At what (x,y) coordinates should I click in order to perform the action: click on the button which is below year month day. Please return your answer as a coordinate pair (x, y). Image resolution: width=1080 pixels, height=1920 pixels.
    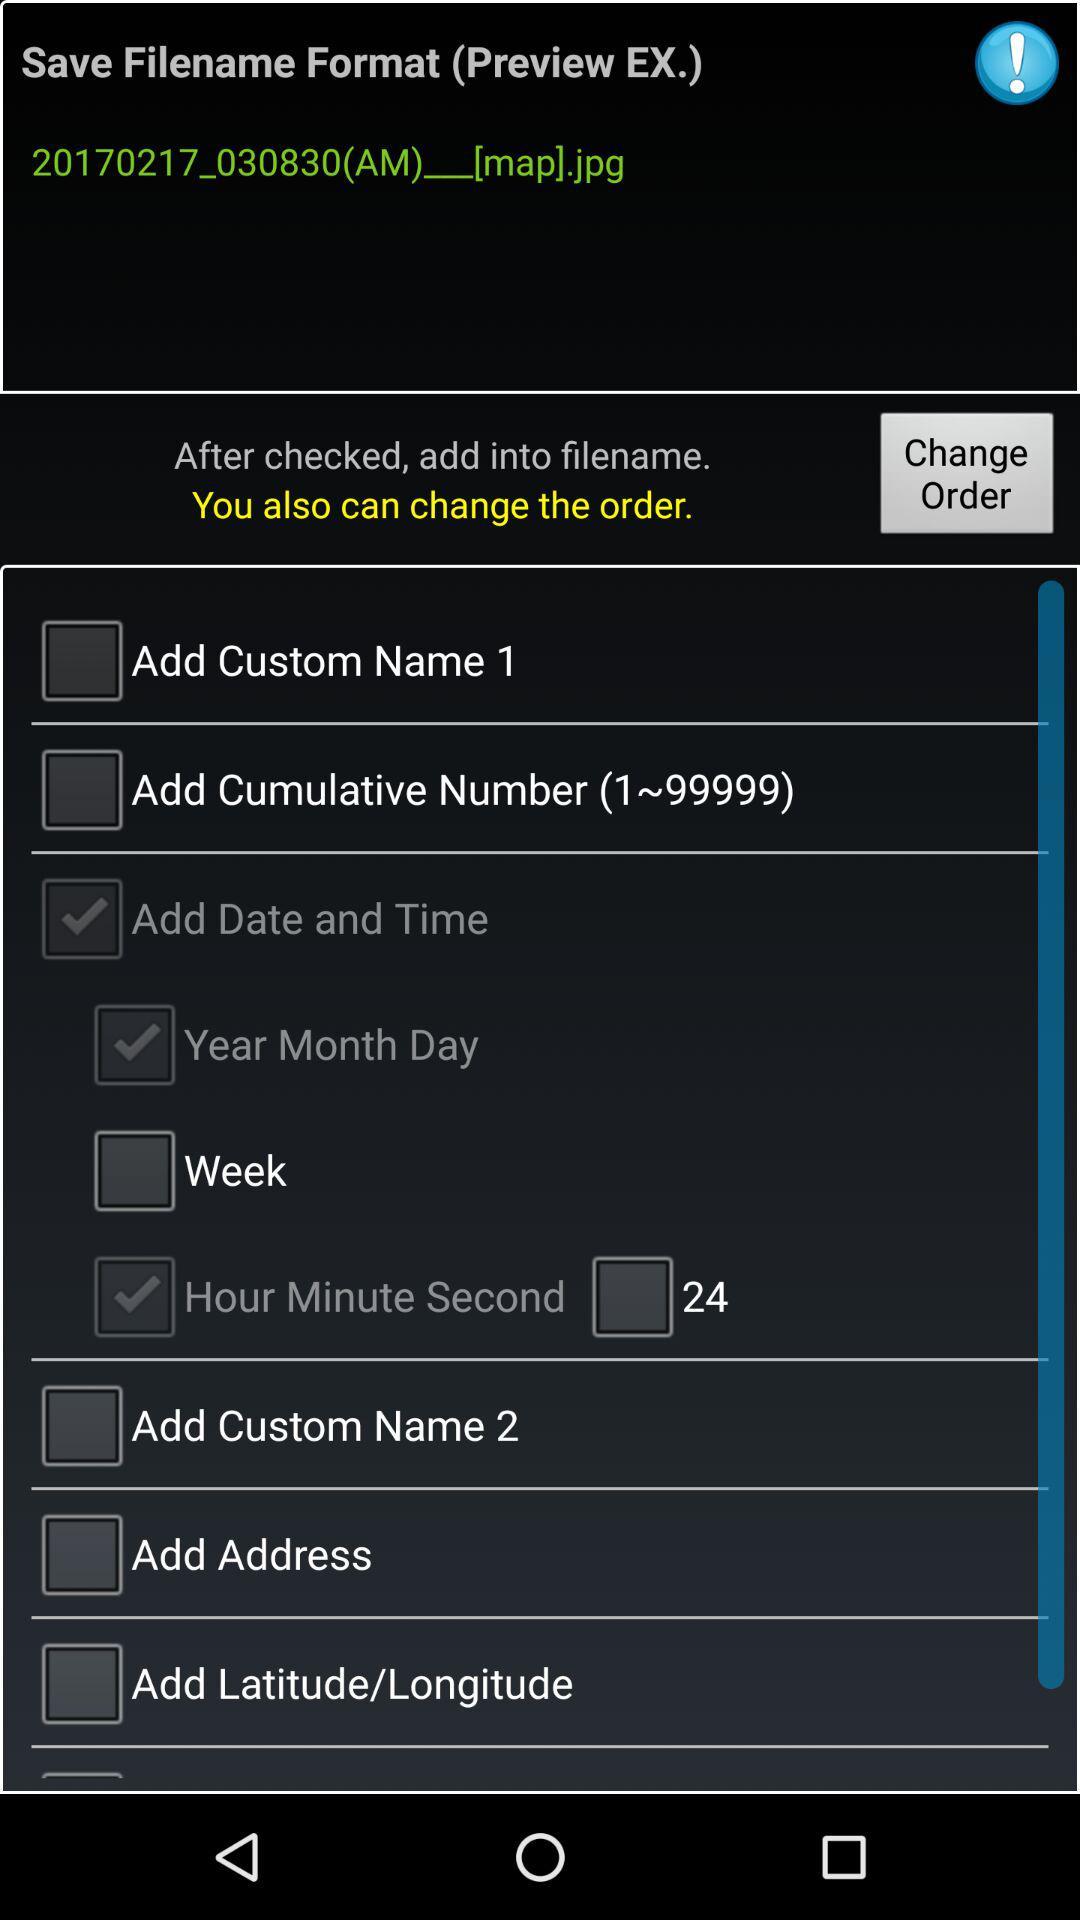
    Looking at the image, I should click on (185, 1169).